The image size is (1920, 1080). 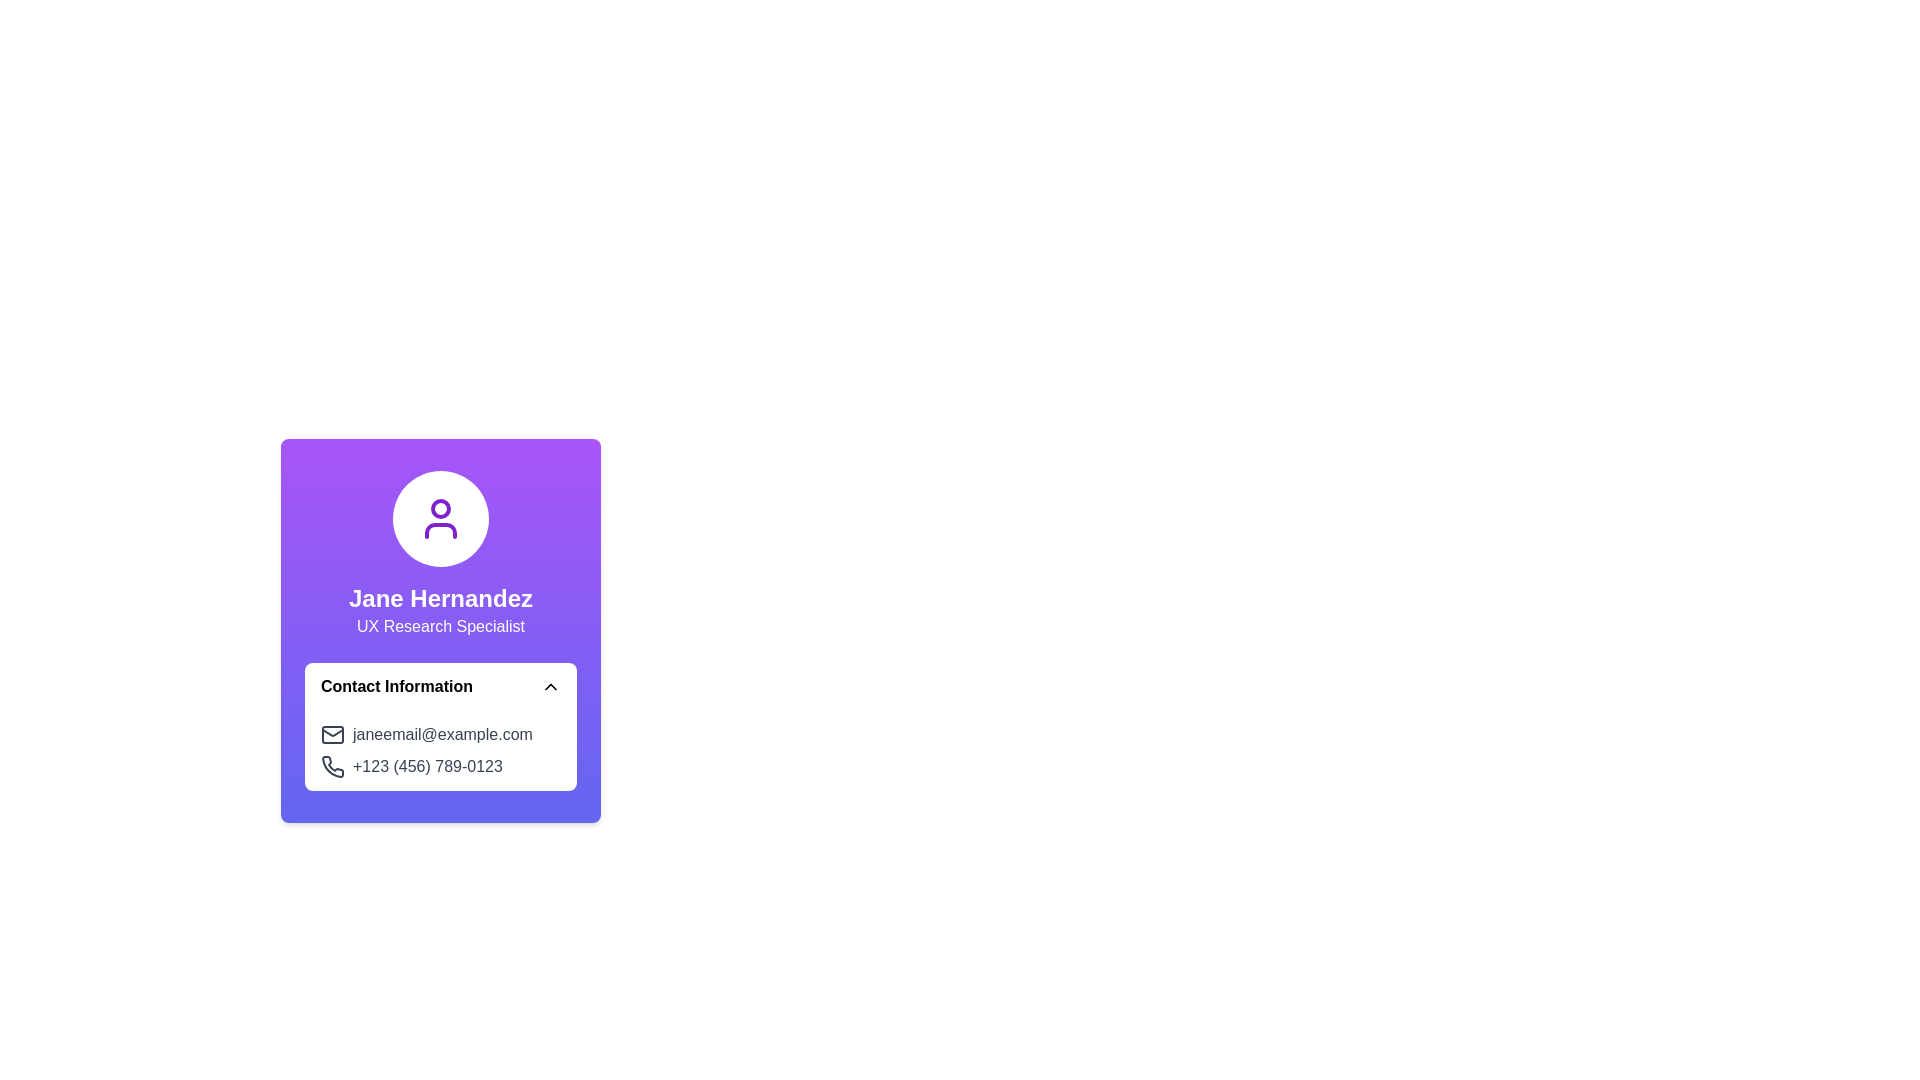 What do you see at coordinates (440, 625) in the screenshot?
I see `the text label 'UX Research Specialist' which is centrally positioned below 'Jane Hernandez' and above 'Contact Information' in the card interface` at bounding box center [440, 625].